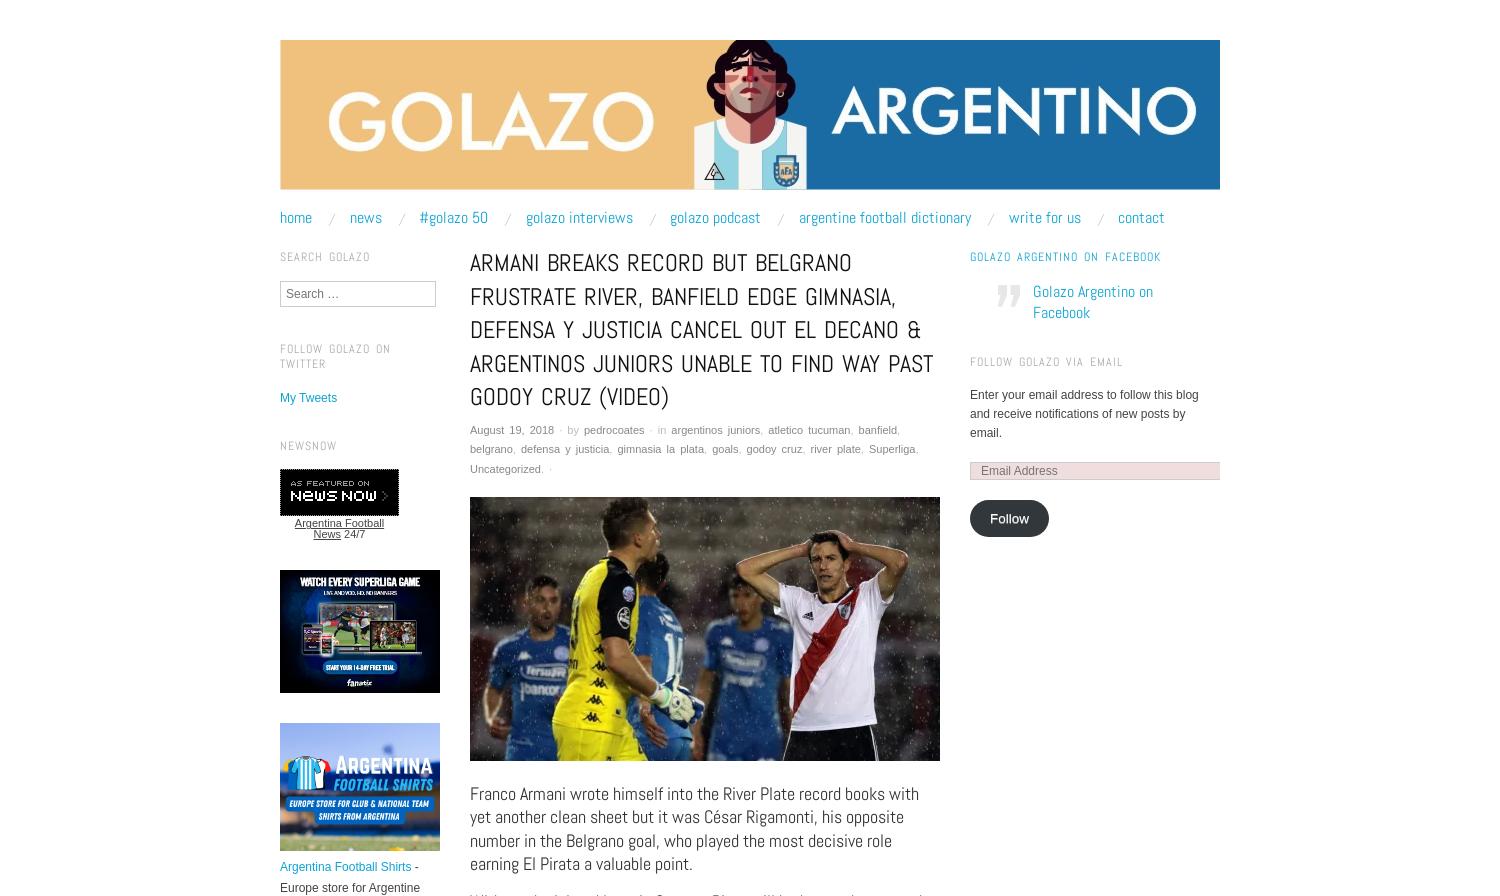  Describe the element at coordinates (511, 429) in the screenshot. I see `'August 19, 2018'` at that location.